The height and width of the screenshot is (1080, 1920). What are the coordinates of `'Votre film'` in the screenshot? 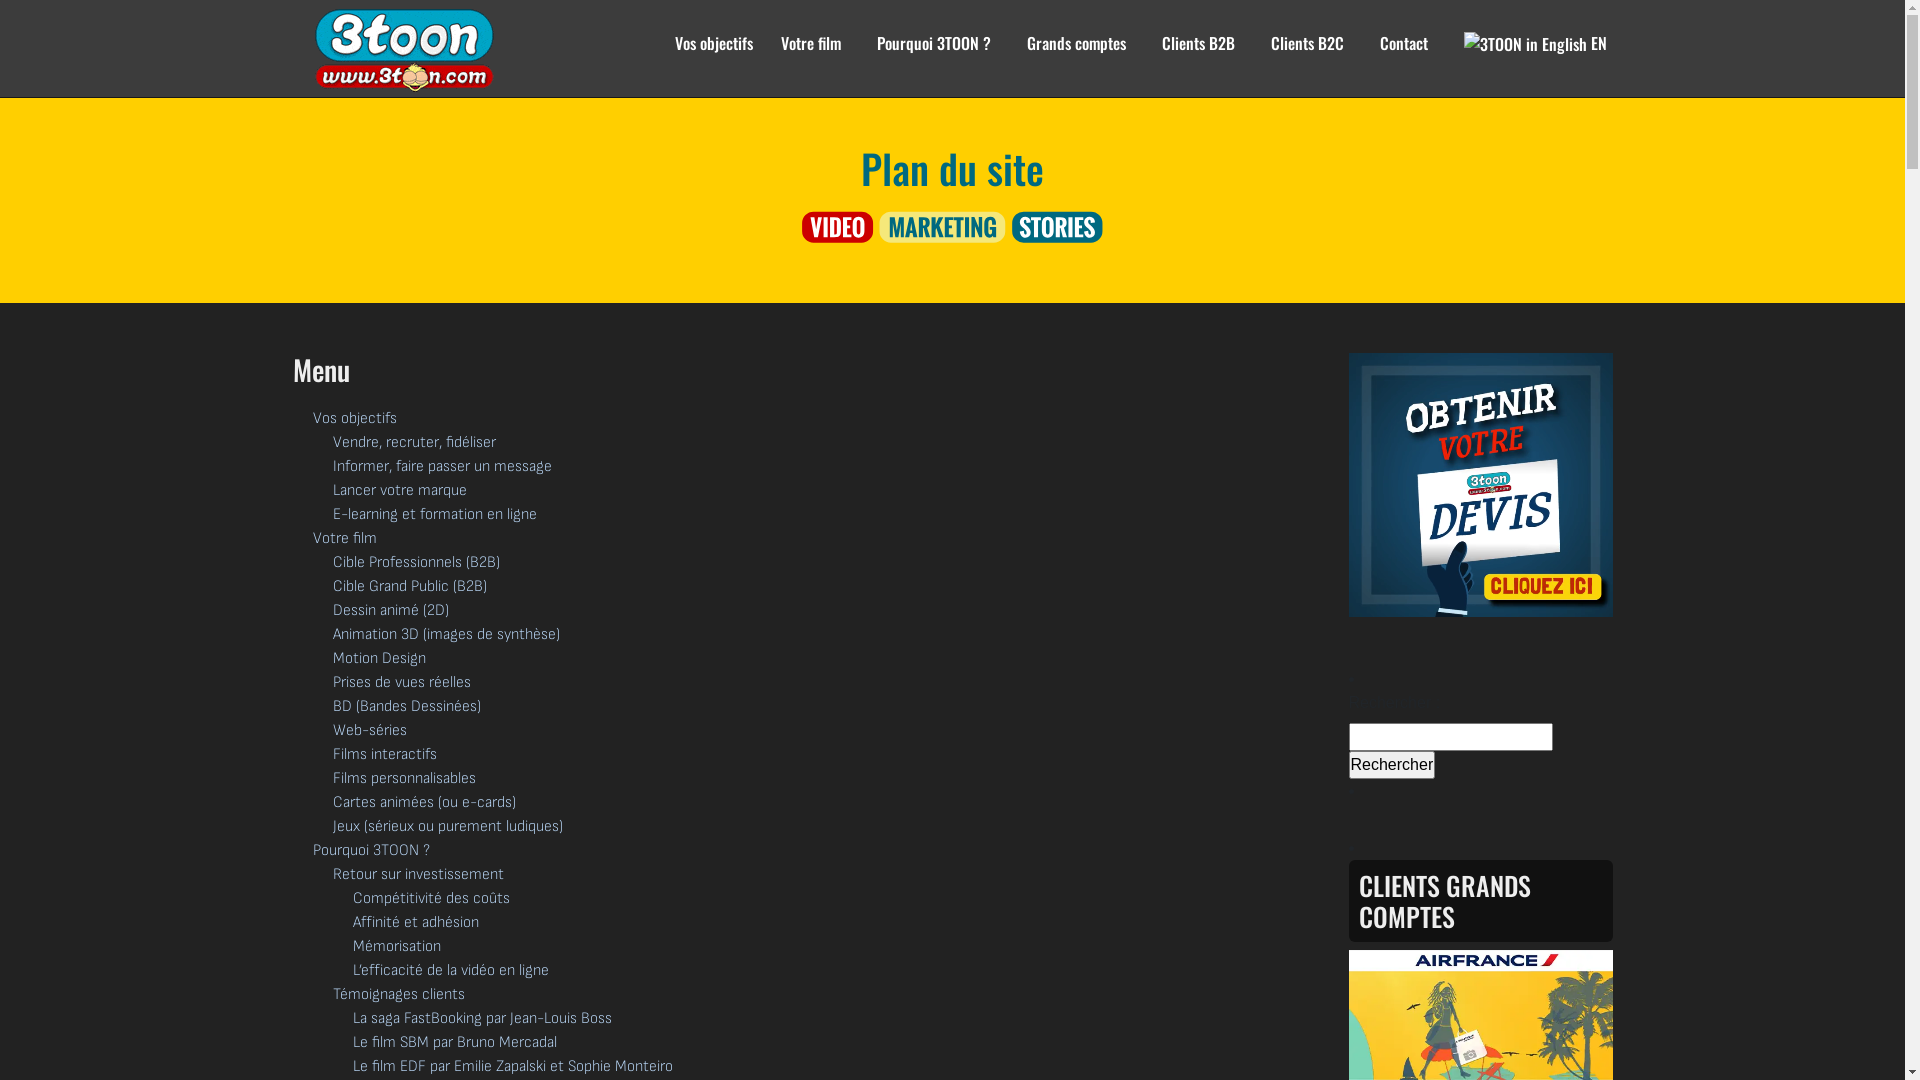 It's located at (810, 54).